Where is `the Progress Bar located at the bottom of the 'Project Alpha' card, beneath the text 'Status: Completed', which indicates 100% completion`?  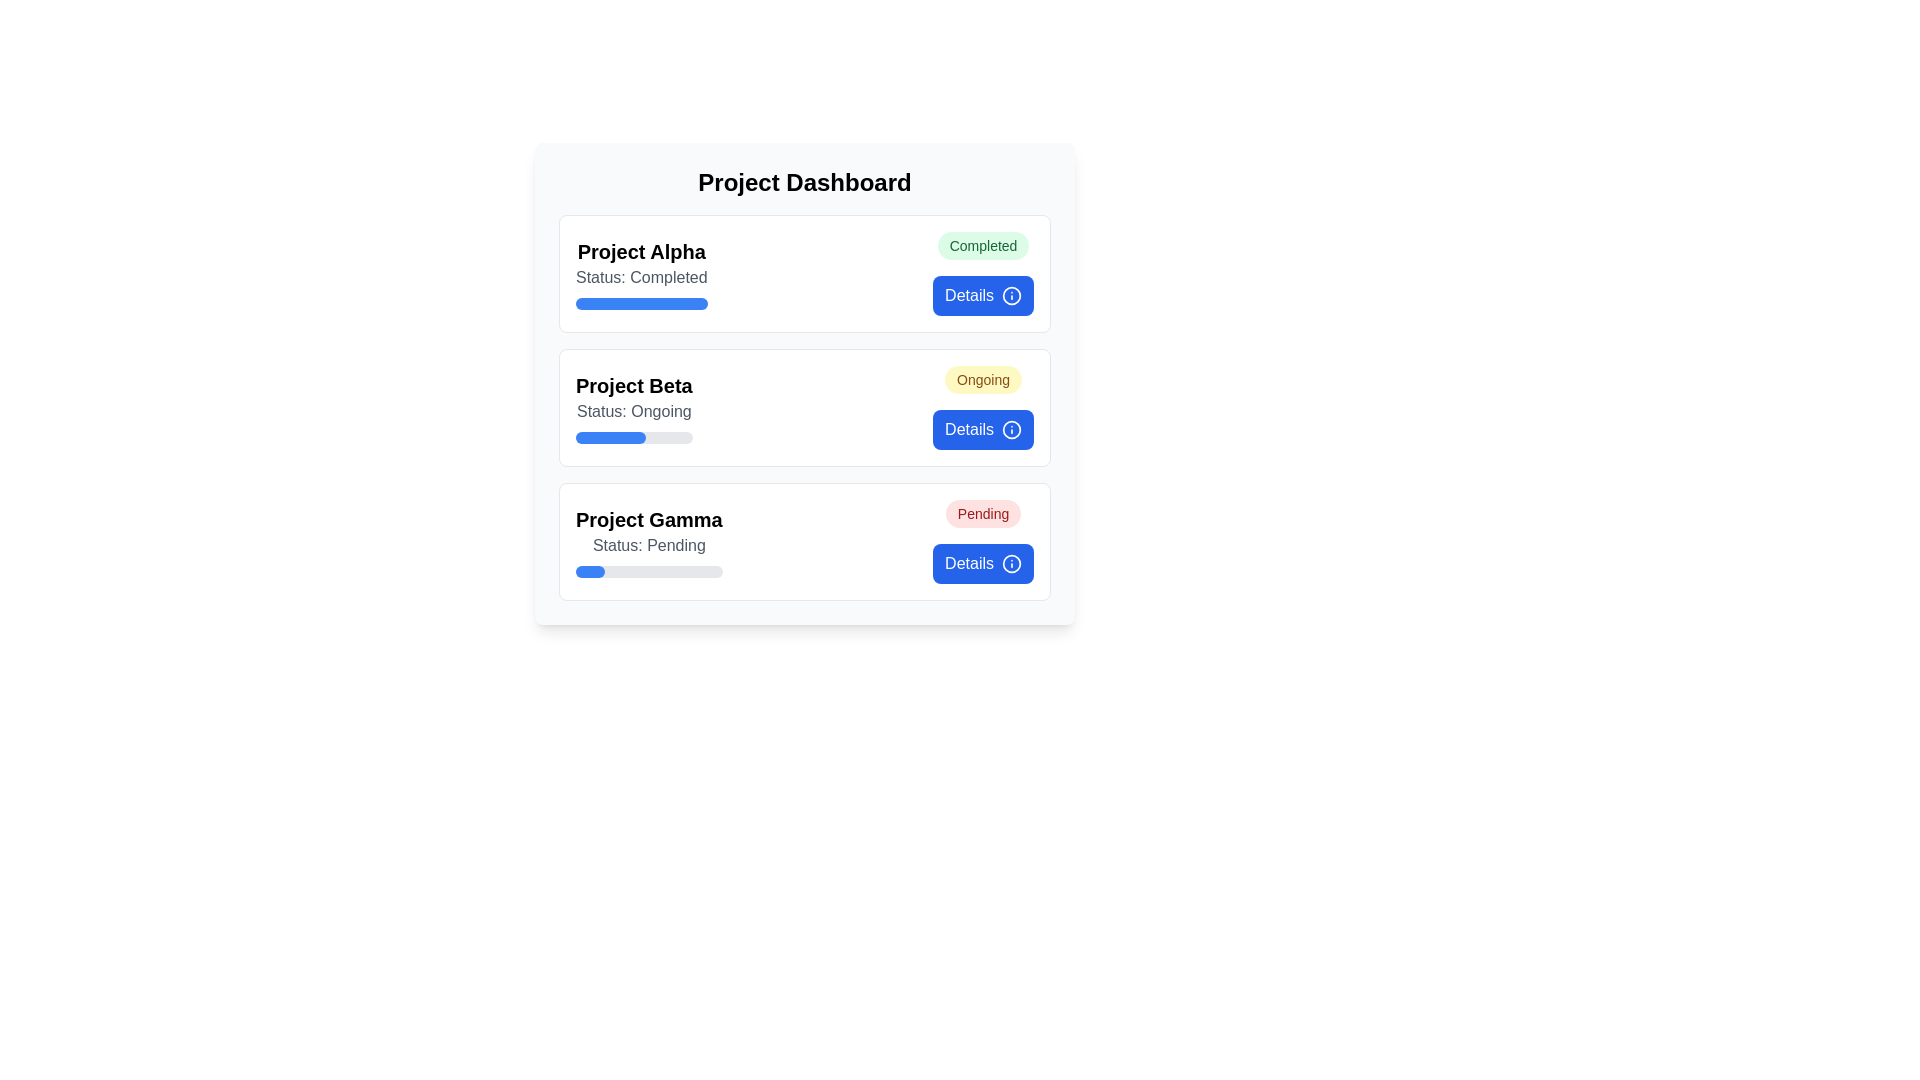 the Progress Bar located at the bottom of the 'Project Alpha' card, beneath the text 'Status: Completed', which indicates 100% completion is located at coordinates (641, 304).